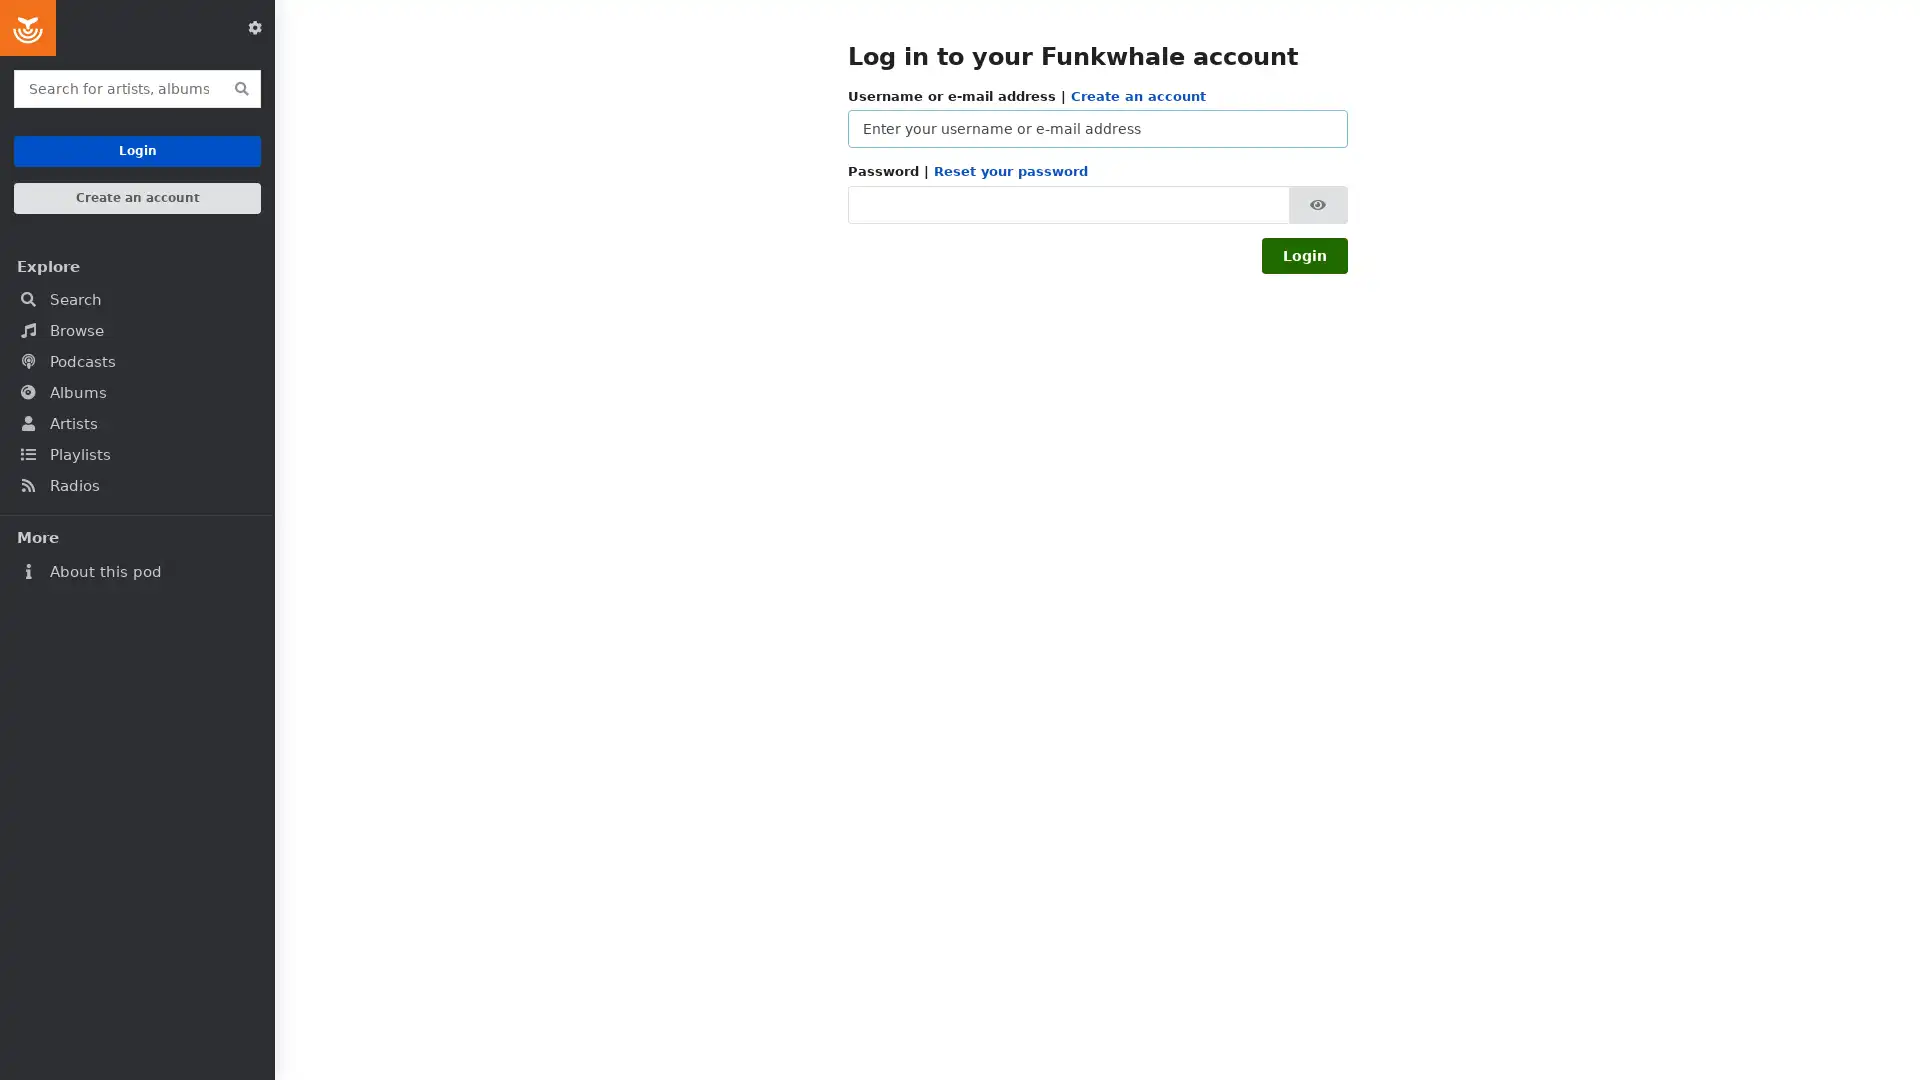 The width and height of the screenshot is (1920, 1080). Describe the element at coordinates (136, 265) in the screenshot. I see `Explore` at that location.